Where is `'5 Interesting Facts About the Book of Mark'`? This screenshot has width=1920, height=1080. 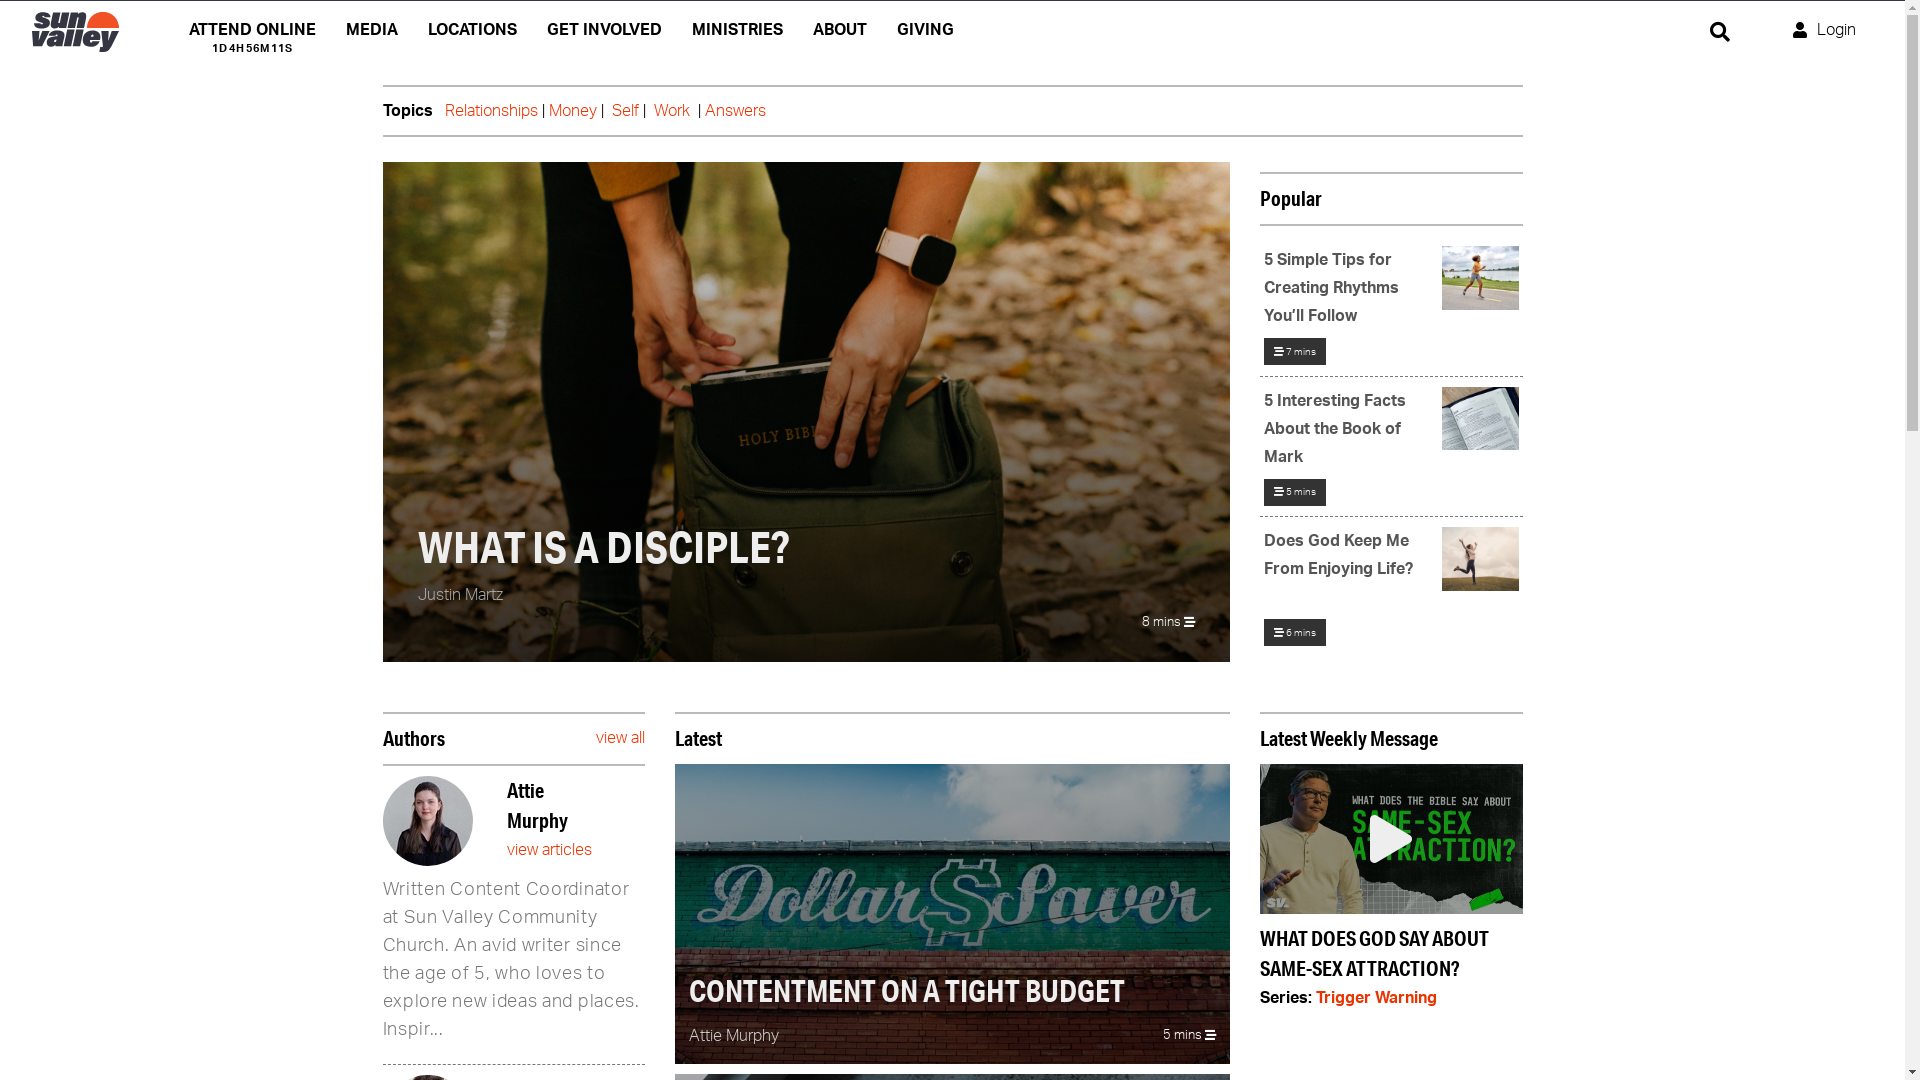 '5 Interesting Facts About the Book of Mark' is located at coordinates (1391, 427).